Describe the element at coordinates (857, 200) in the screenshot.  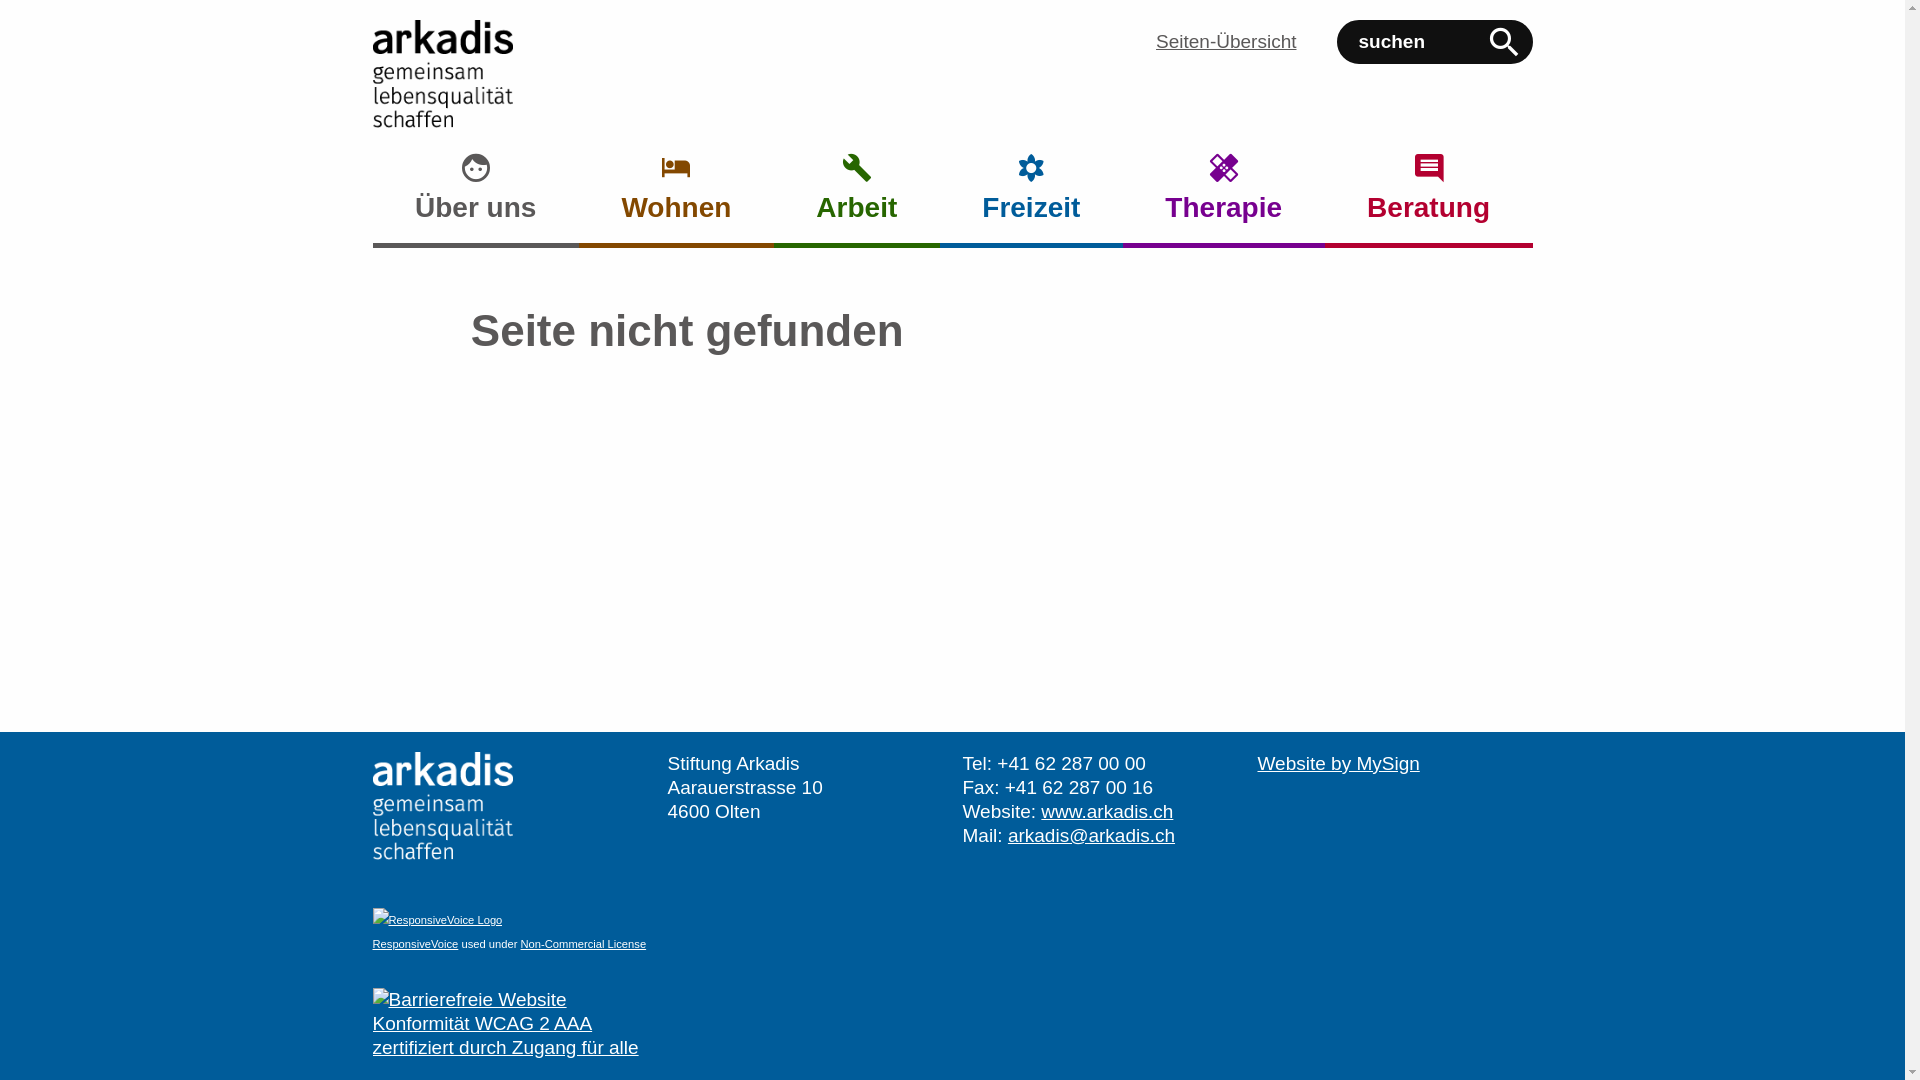
I see `'Arbeit'` at that location.